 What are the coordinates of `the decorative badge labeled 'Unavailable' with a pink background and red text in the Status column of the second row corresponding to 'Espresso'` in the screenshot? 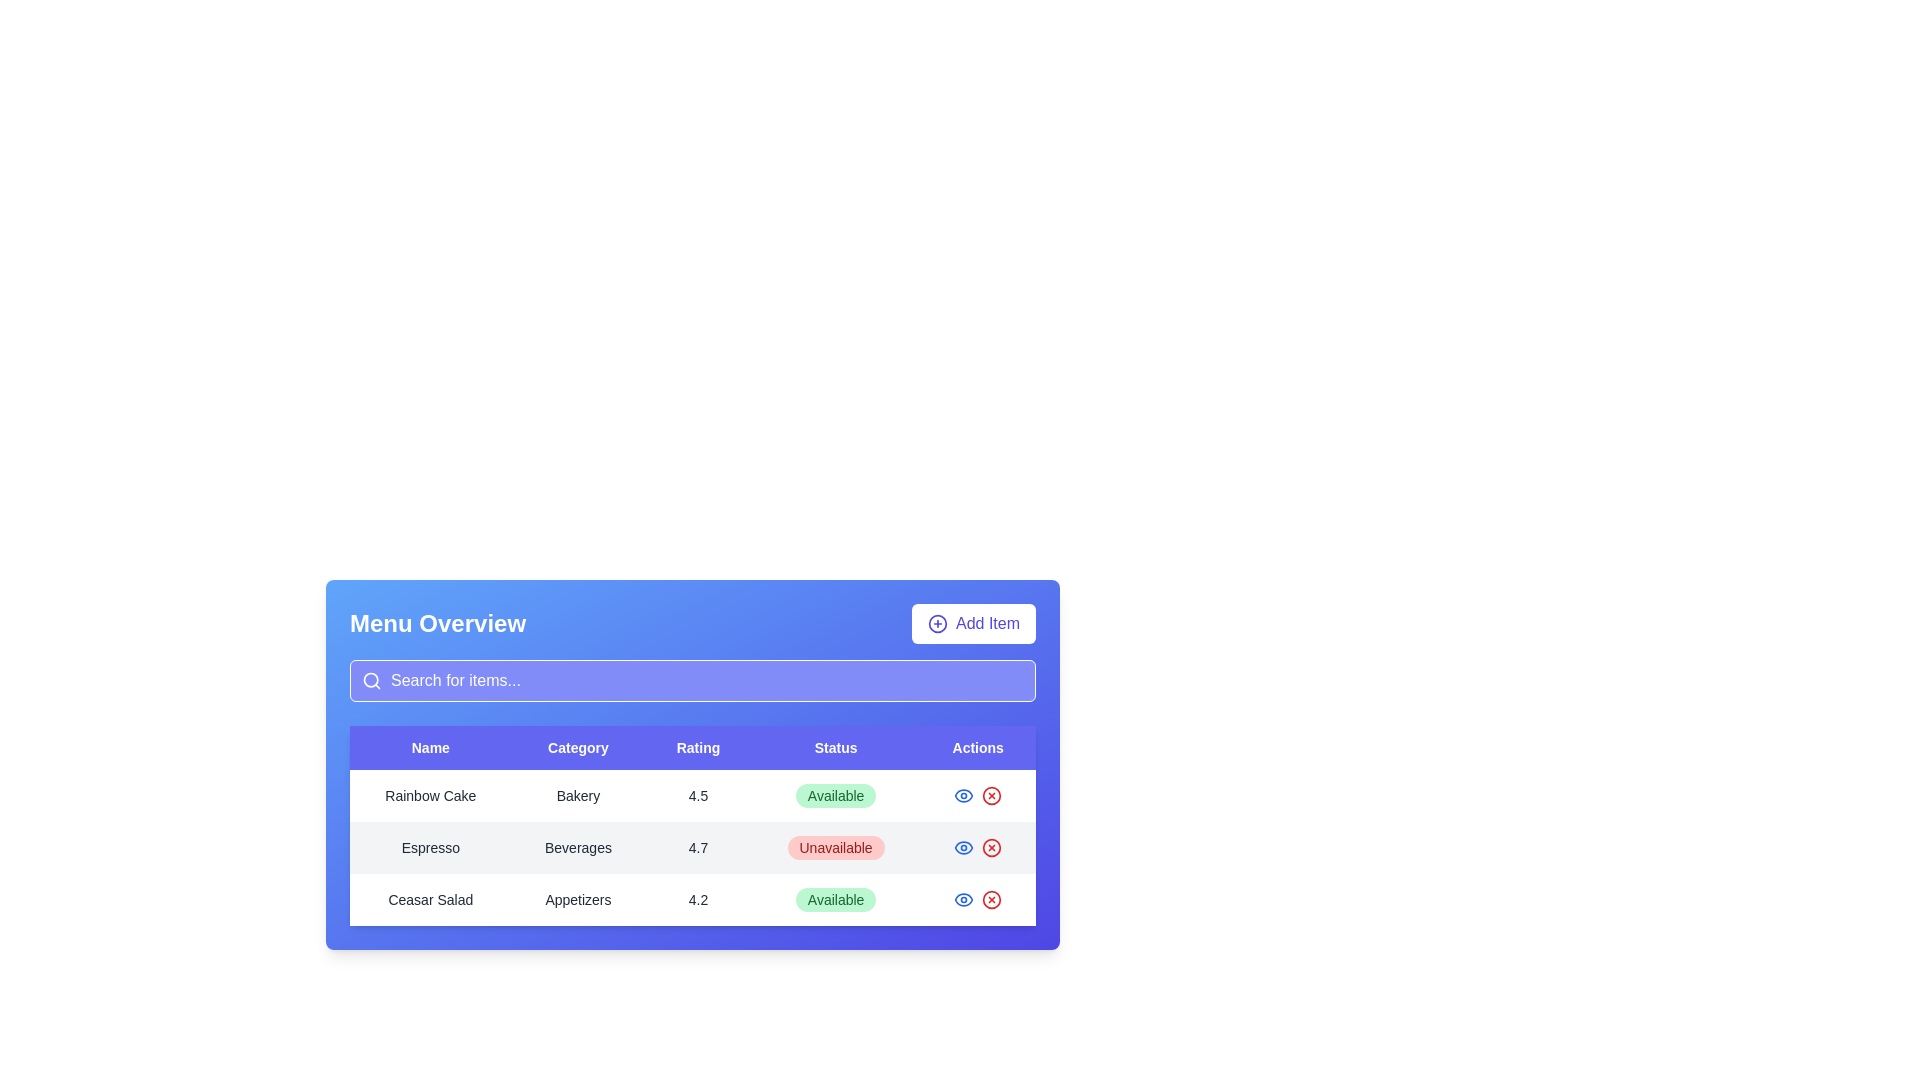 It's located at (836, 848).